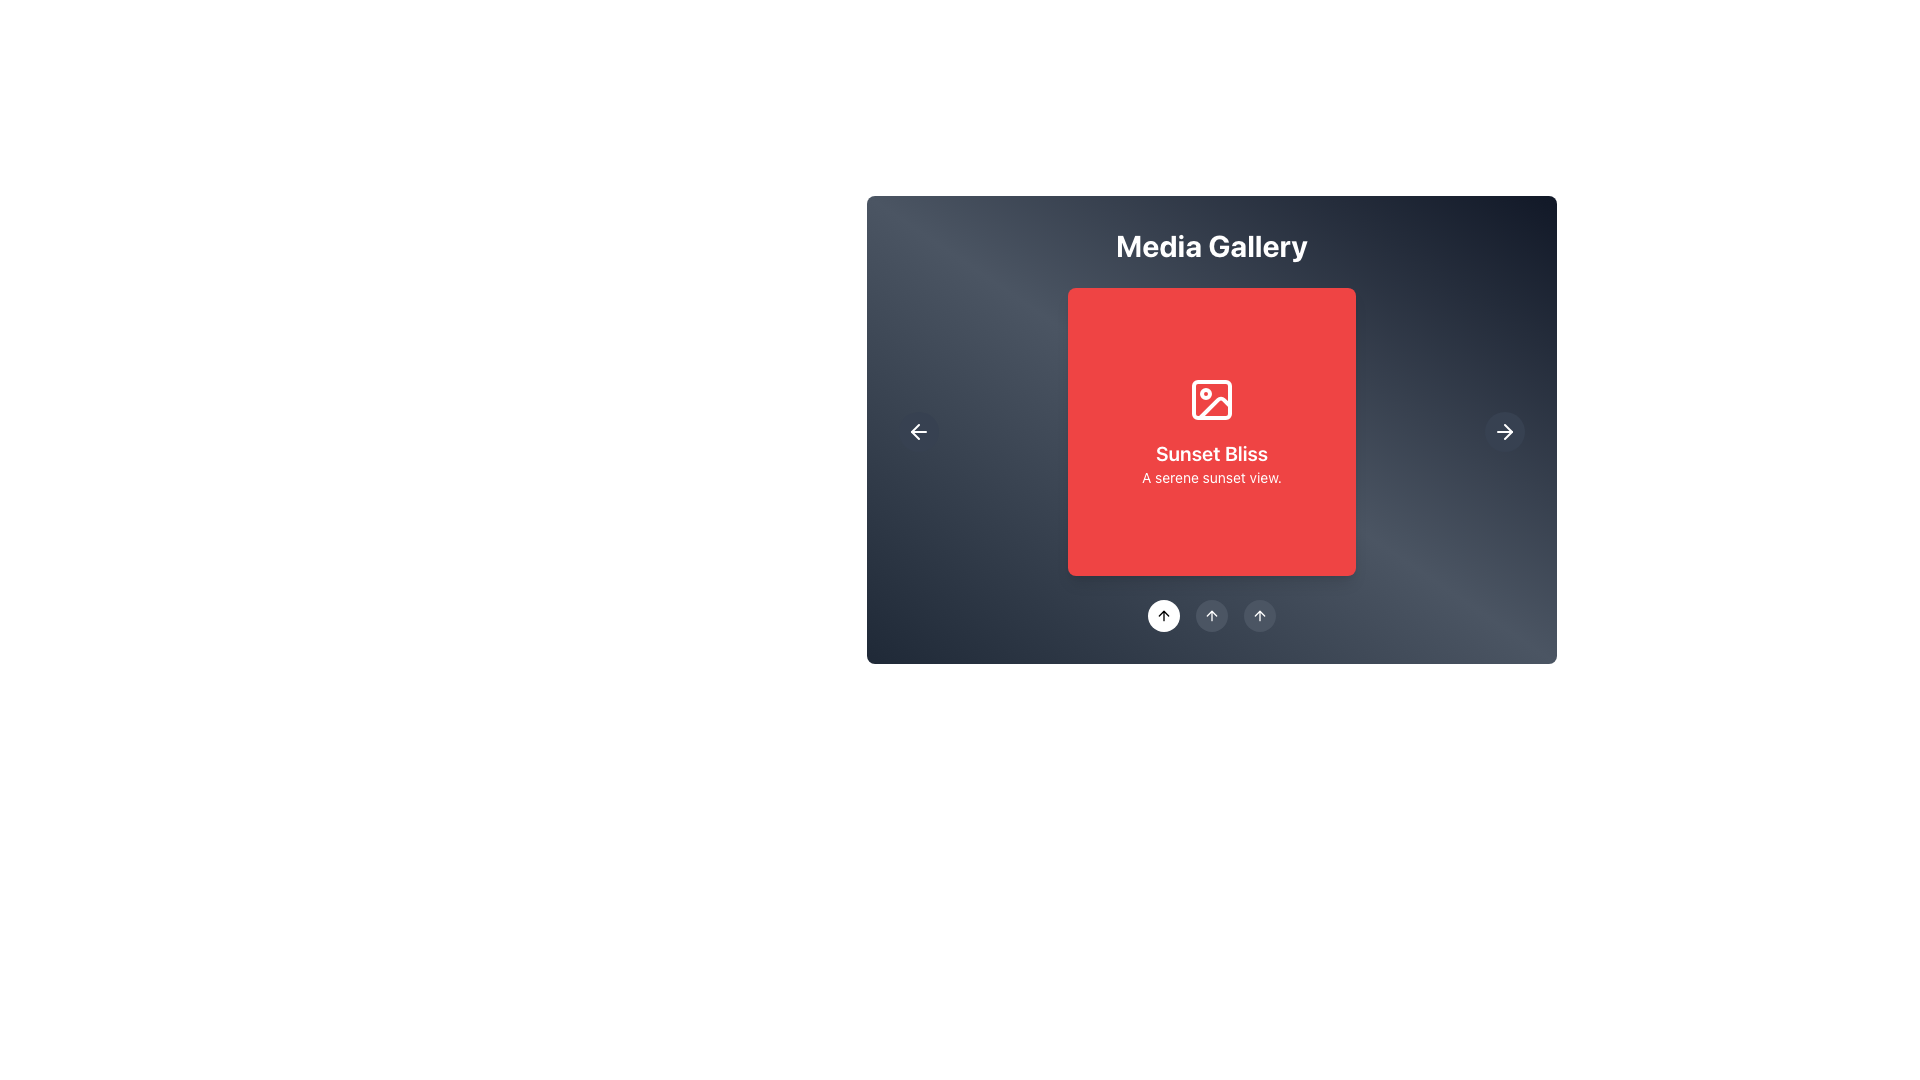  Describe the element at coordinates (917, 431) in the screenshot. I see `the SVG Icon within the back button of the navigation interface` at that location.